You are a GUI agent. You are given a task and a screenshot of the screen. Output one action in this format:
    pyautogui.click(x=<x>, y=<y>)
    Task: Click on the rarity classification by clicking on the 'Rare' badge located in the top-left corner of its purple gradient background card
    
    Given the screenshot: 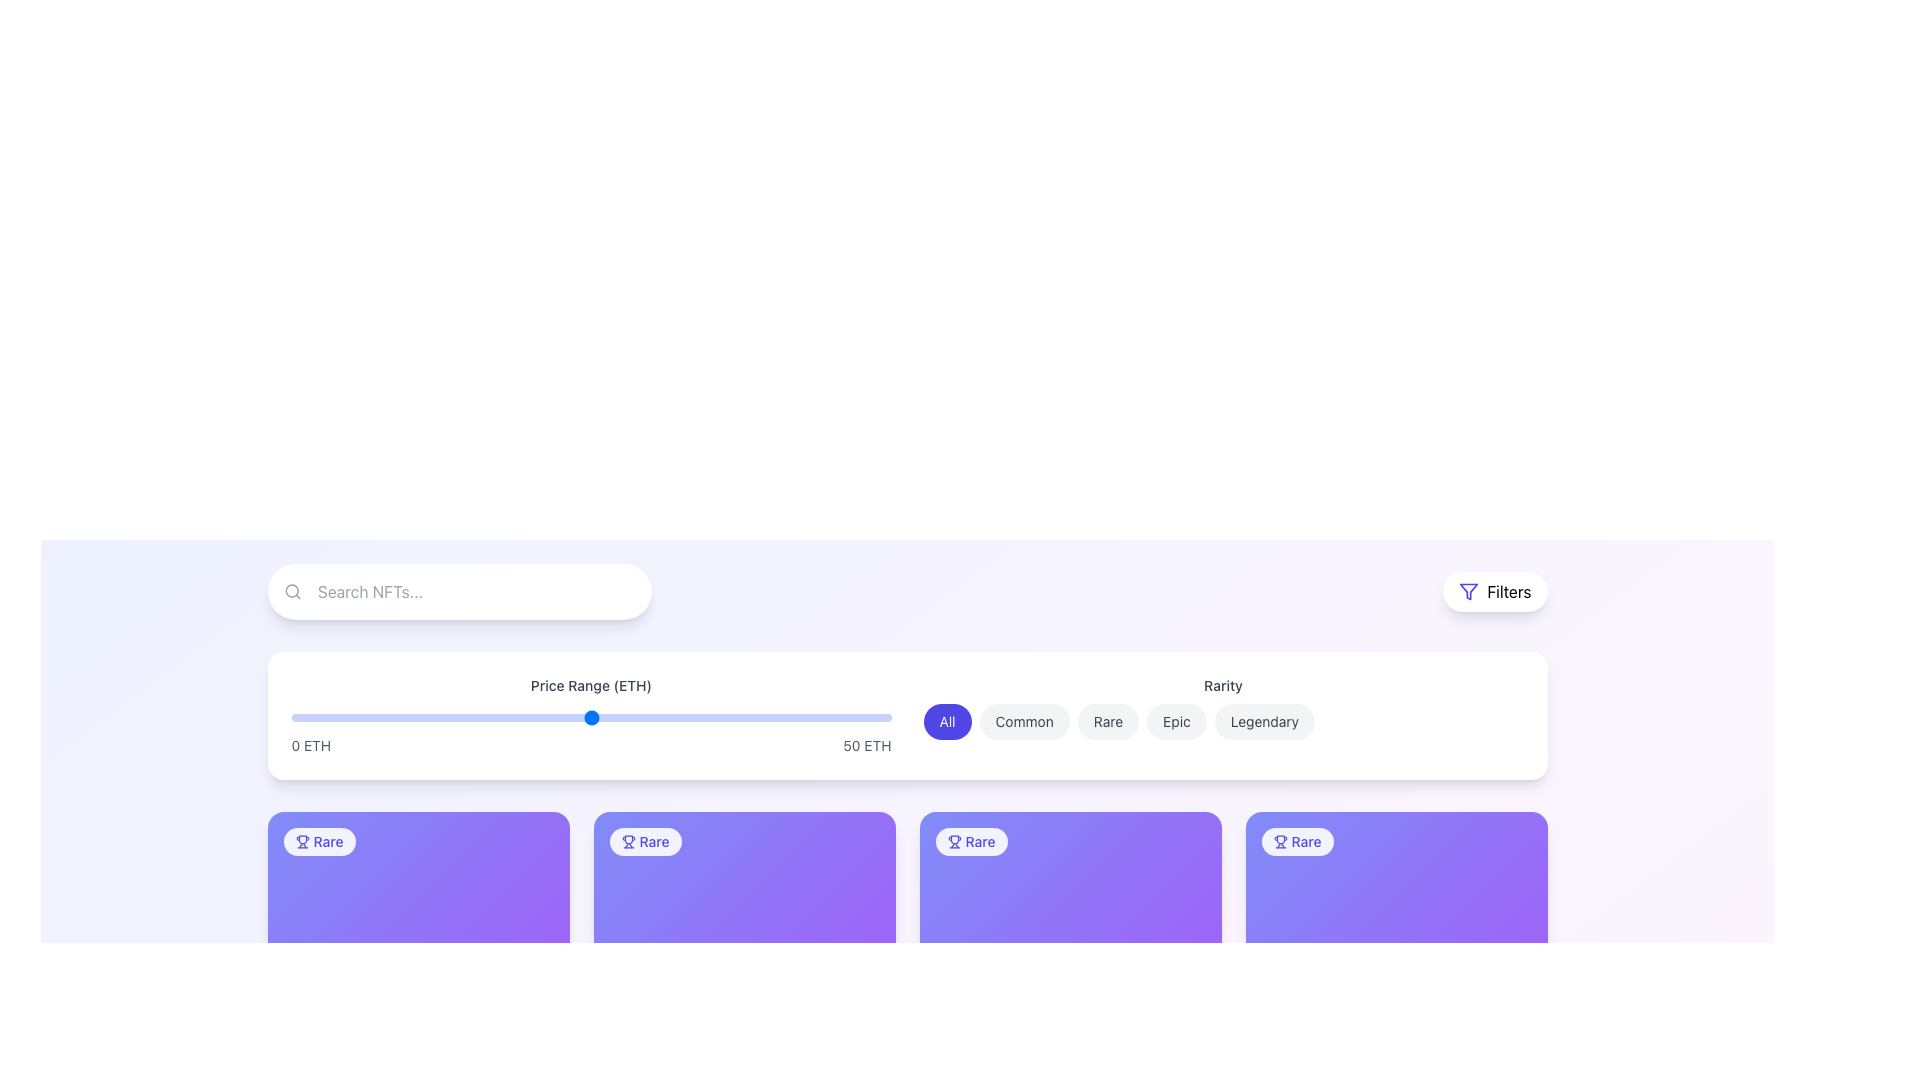 What is the action you would take?
    pyautogui.click(x=645, y=841)
    